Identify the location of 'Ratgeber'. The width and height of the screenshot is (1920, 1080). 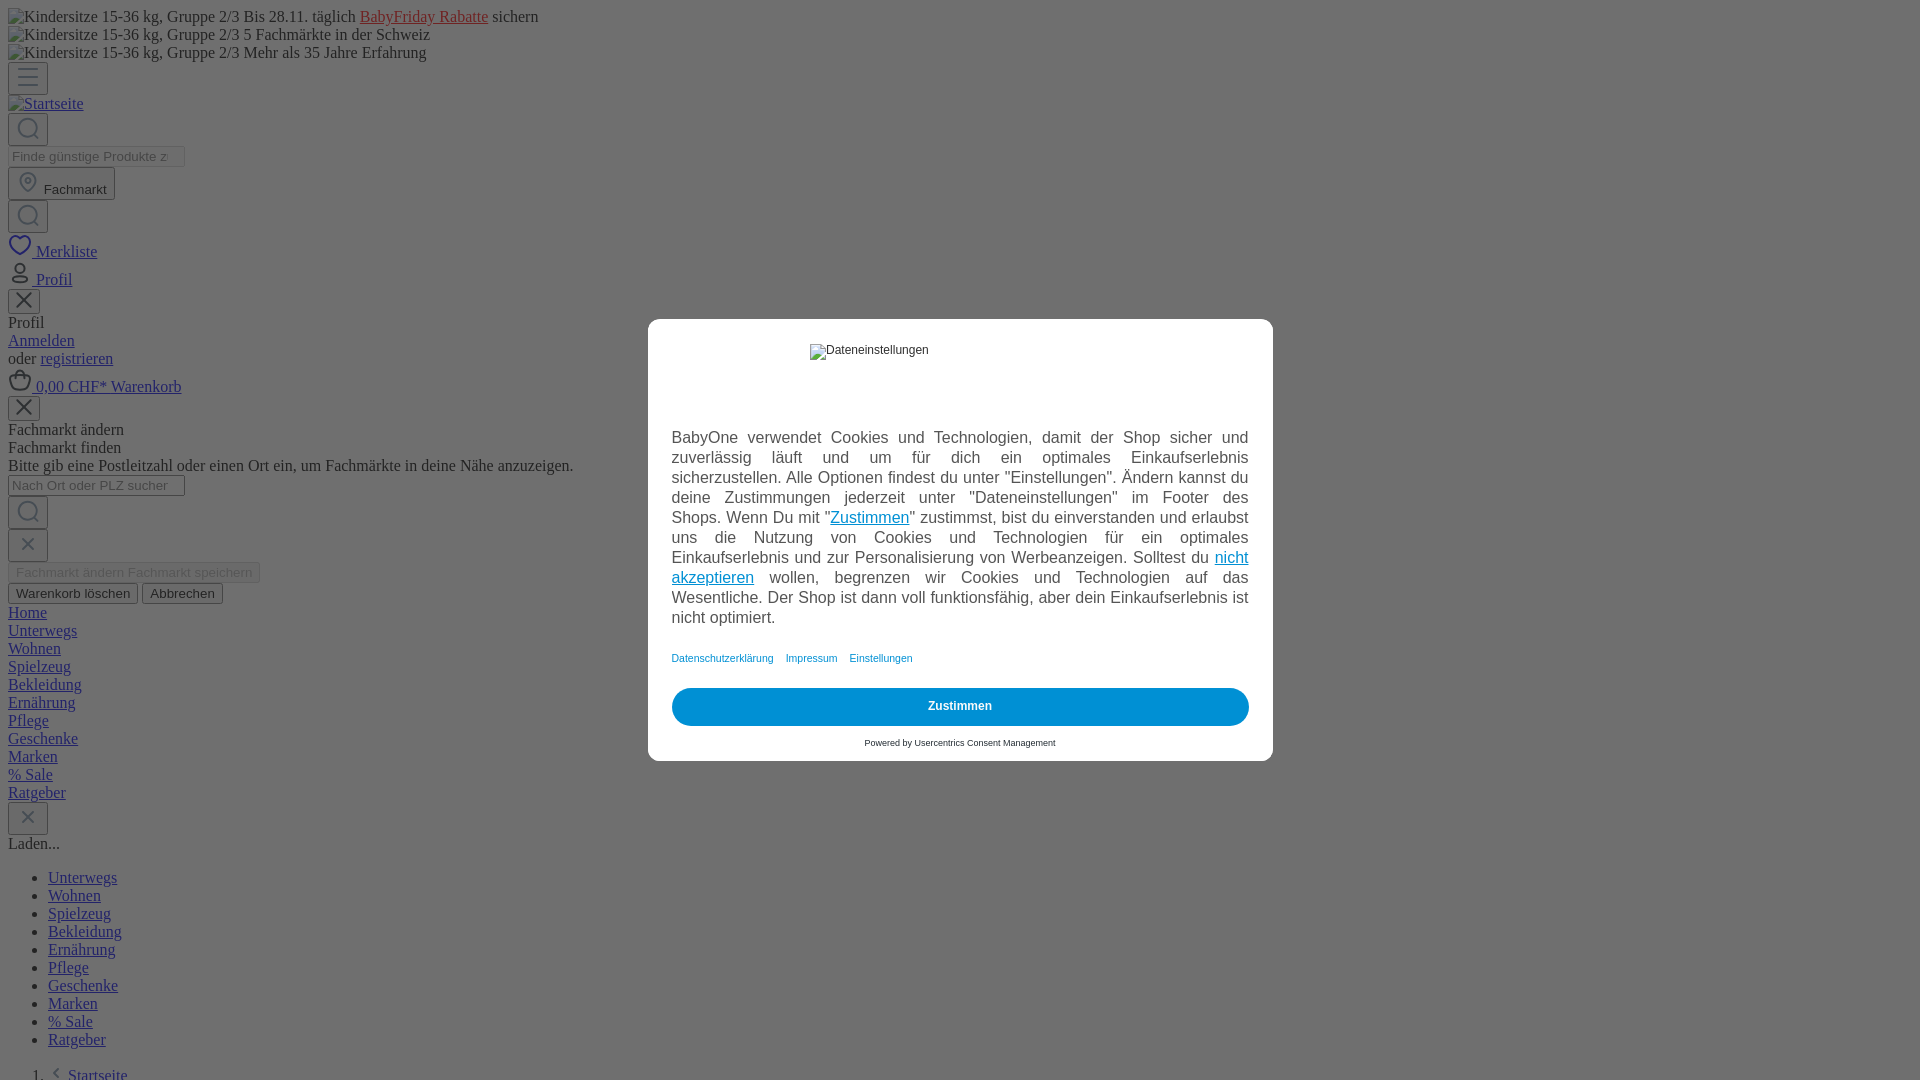
(76, 1038).